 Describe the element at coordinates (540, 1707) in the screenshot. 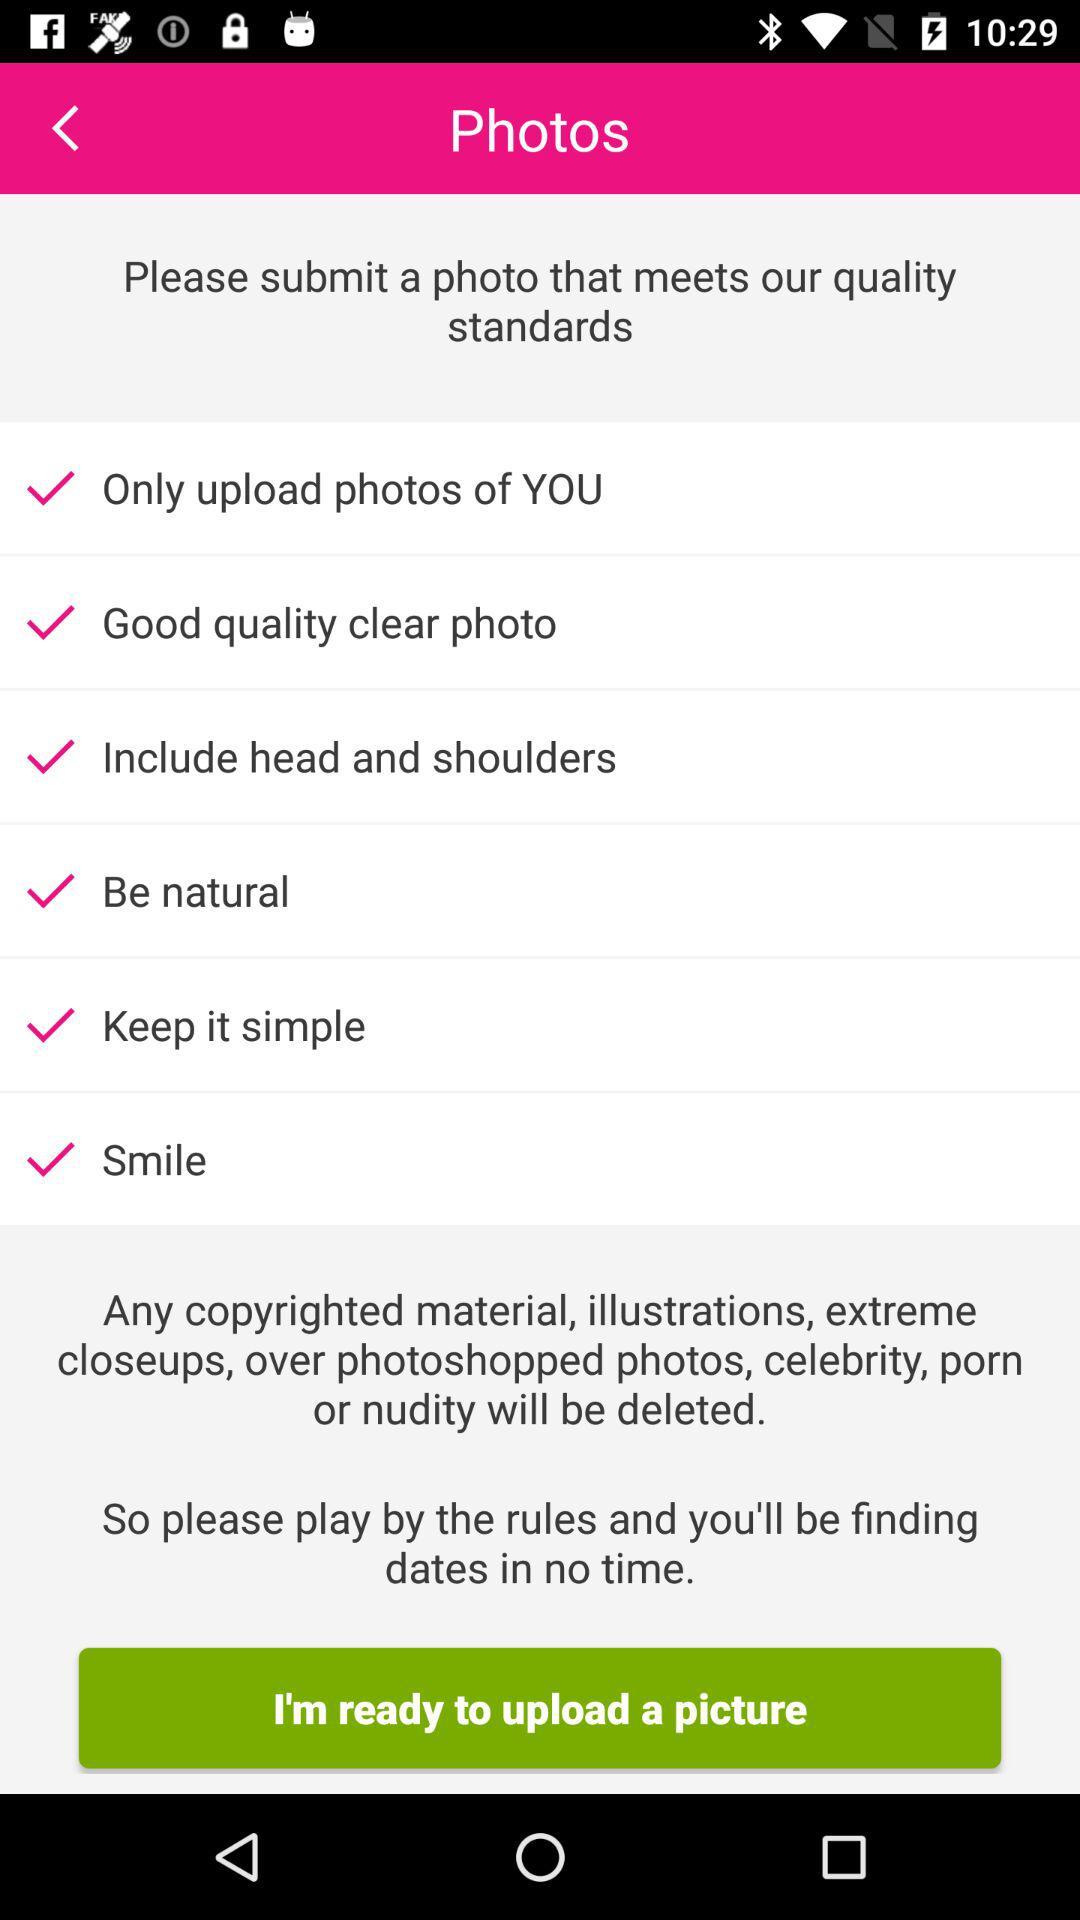

I see `the item below so please play app` at that location.